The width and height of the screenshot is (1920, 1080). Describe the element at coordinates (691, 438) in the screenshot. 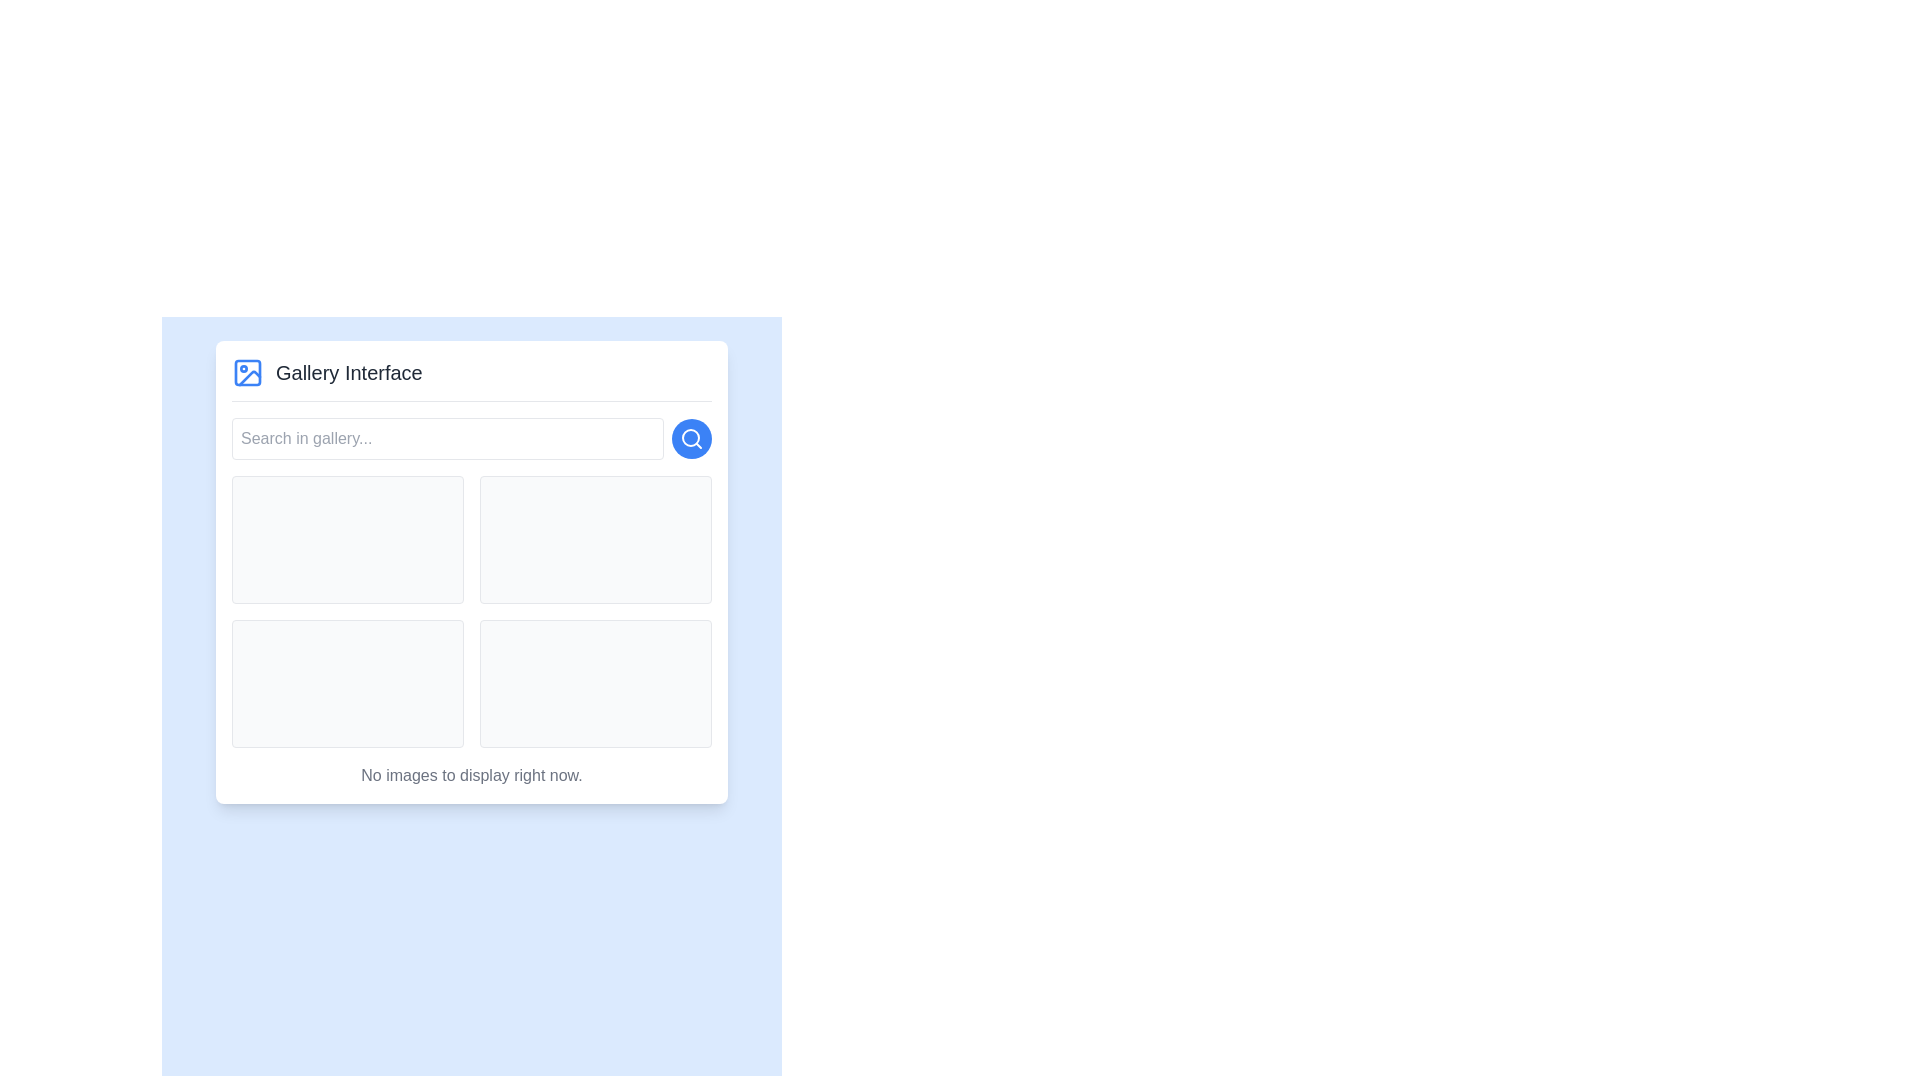

I see `the search action icon located in the top-right corner of the search bar within its circular button context` at that location.